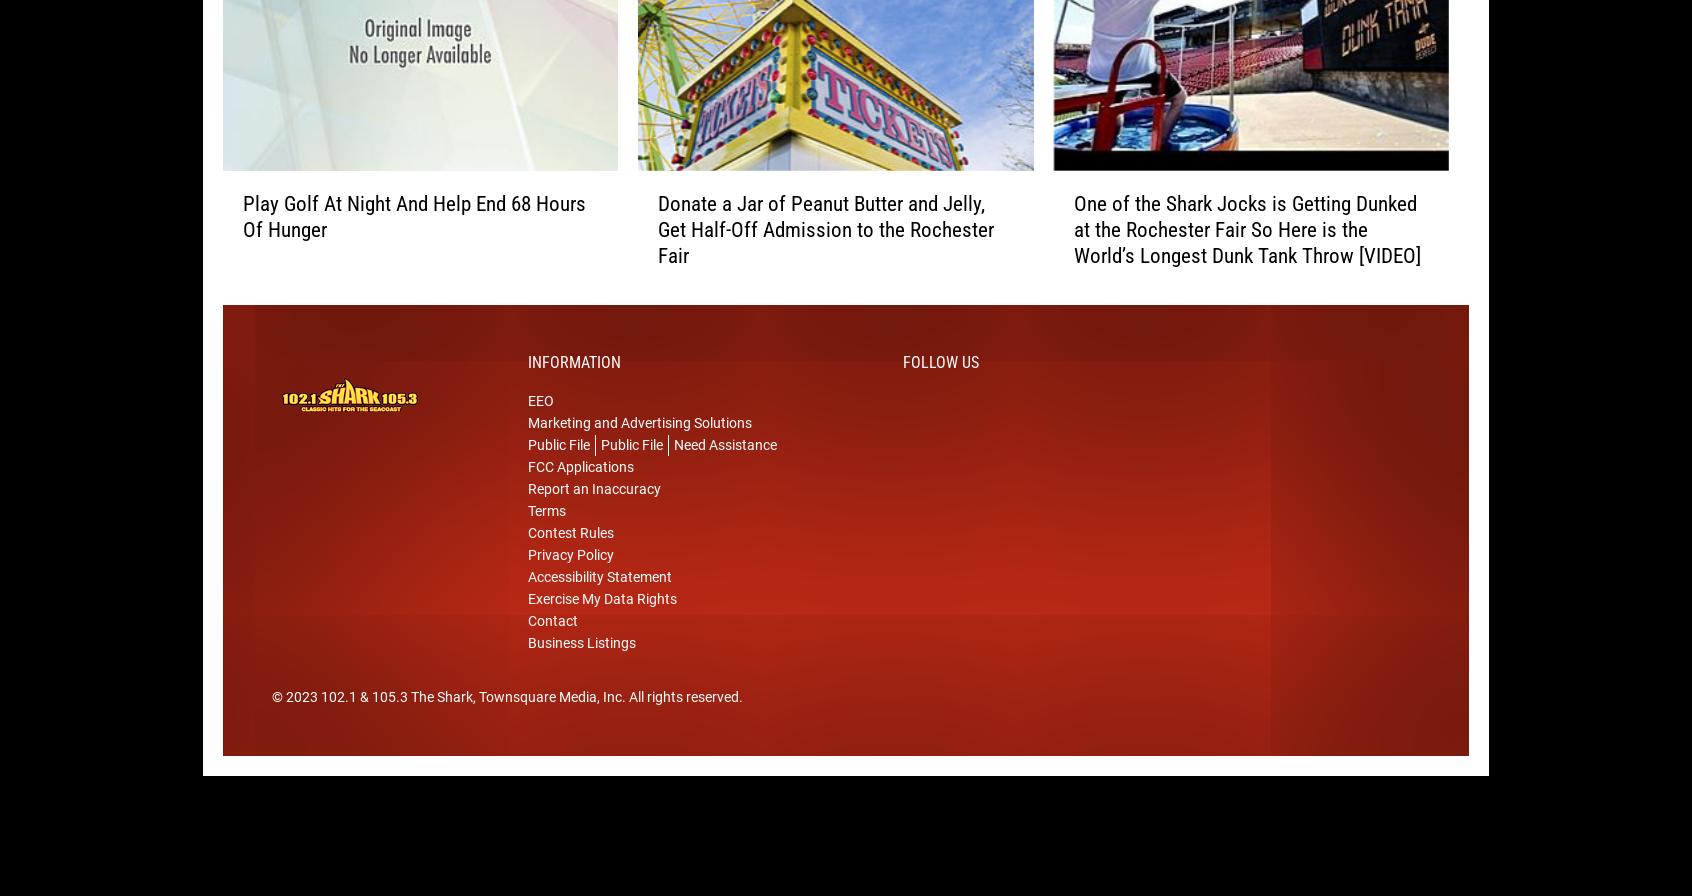 Image resolution: width=1692 pixels, height=896 pixels. What do you see at coordinates (570, 585) in the screenshot?
I see `'Privacy Policy'` at bounding box center [570, 585].